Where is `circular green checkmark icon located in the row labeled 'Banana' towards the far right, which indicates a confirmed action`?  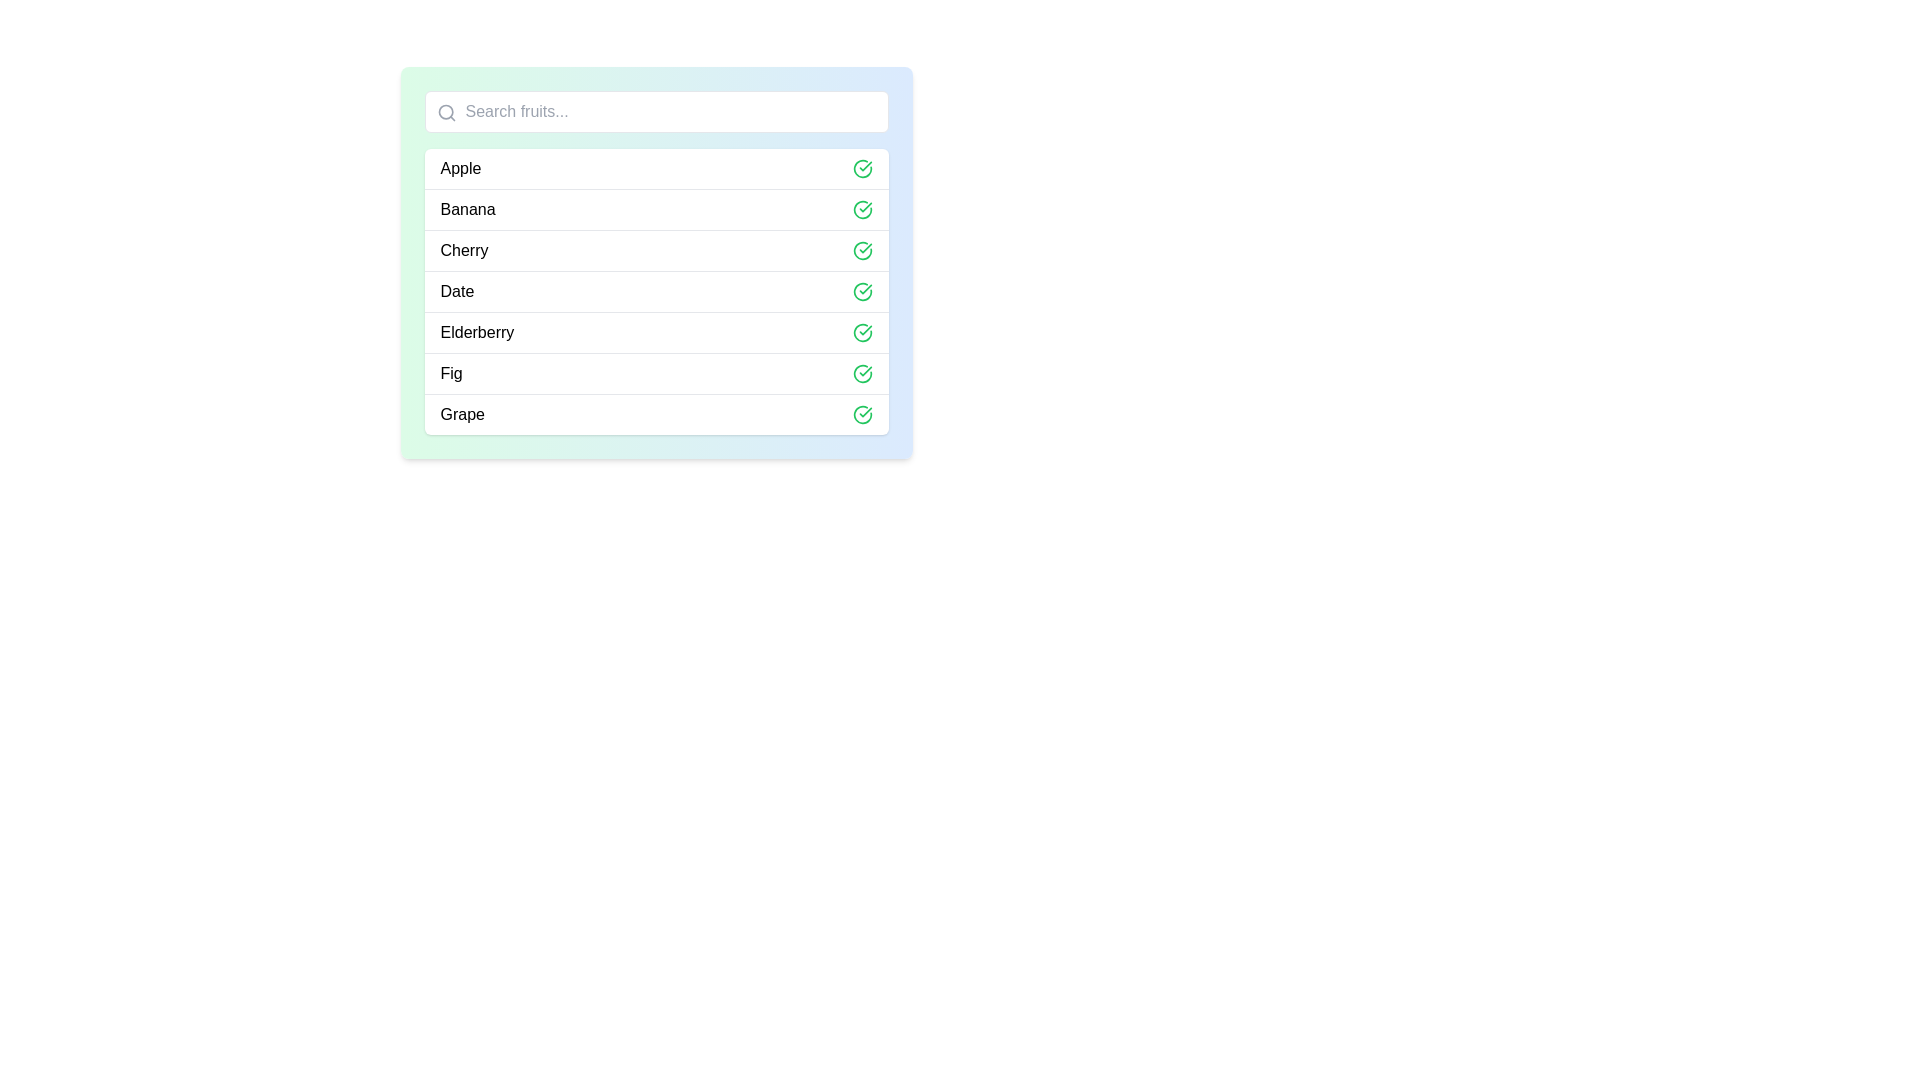 circular green checkmark icon located in the row labeled 'Banana' towards the far right, which indicates a confirmed action is located at coordinates (862, 209).